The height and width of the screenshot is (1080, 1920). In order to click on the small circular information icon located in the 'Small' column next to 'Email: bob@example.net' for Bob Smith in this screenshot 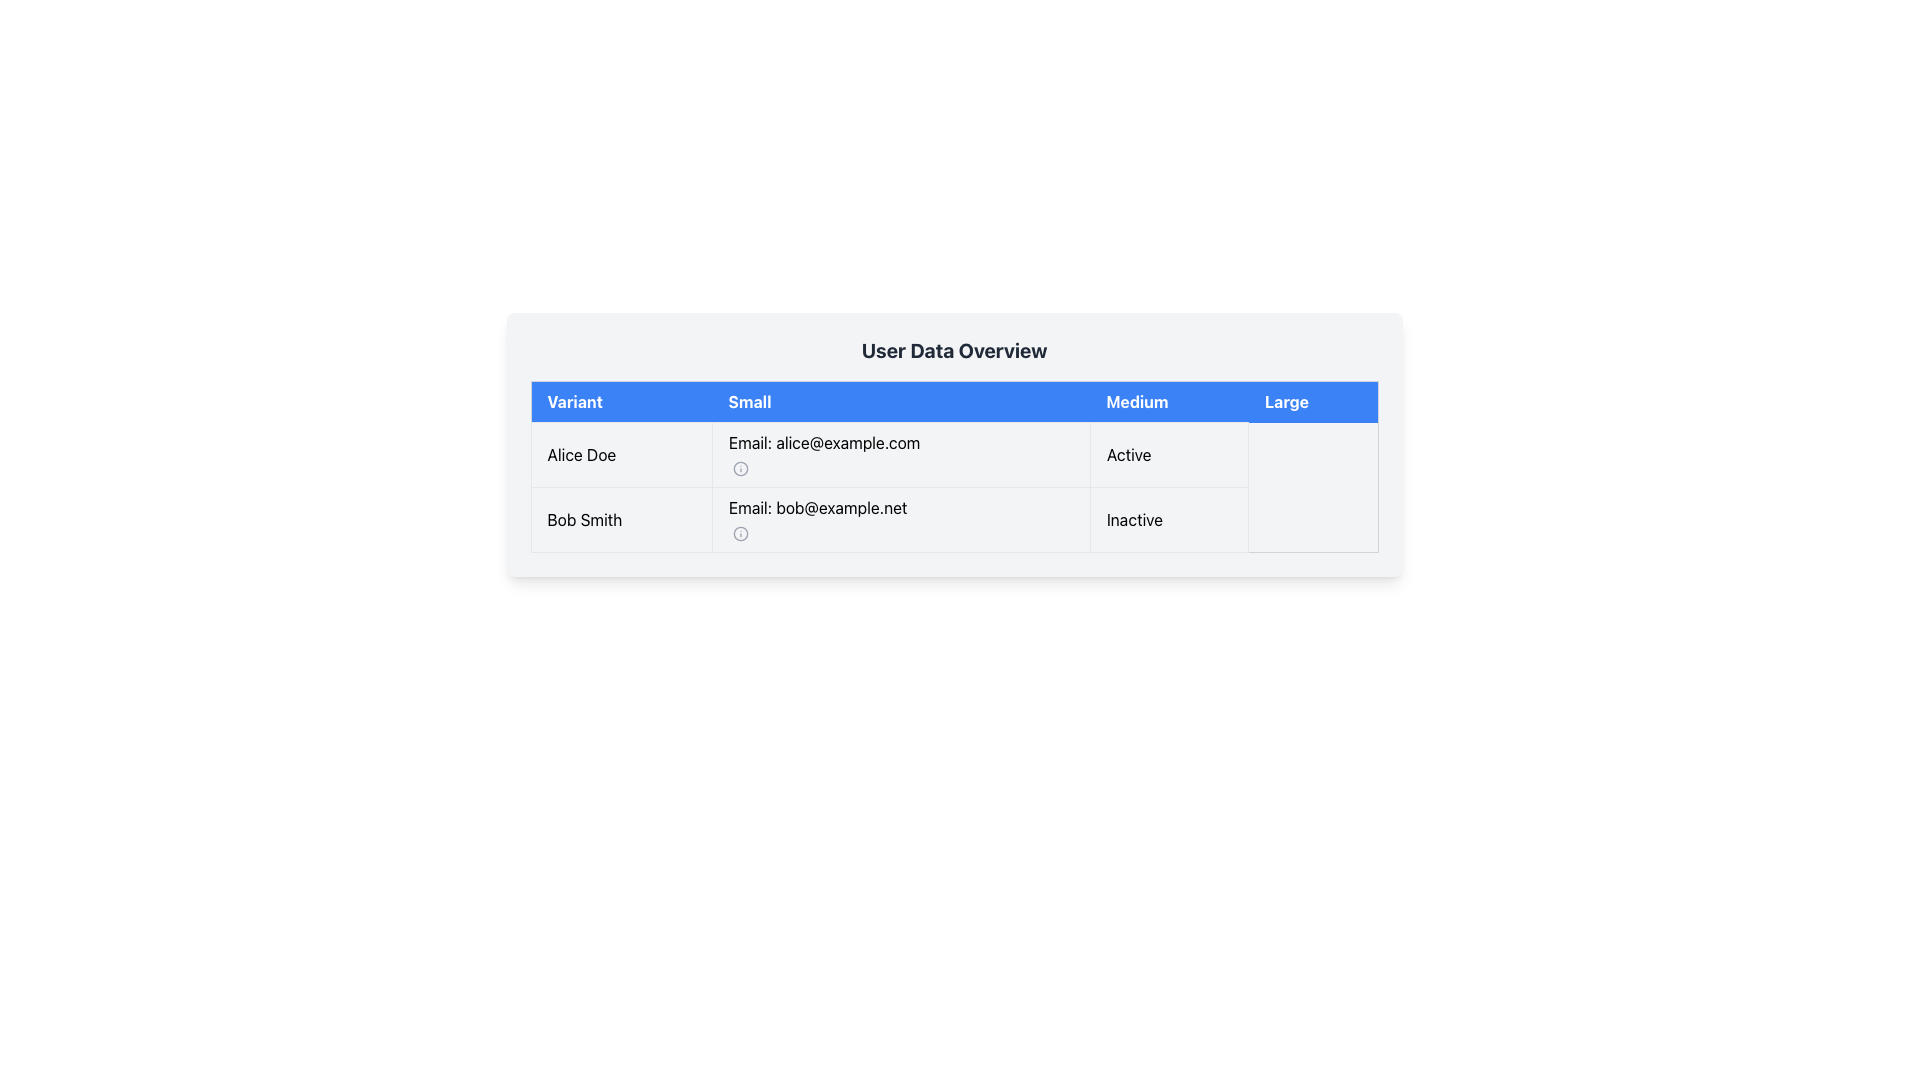, I will do `click(739, 531)`.